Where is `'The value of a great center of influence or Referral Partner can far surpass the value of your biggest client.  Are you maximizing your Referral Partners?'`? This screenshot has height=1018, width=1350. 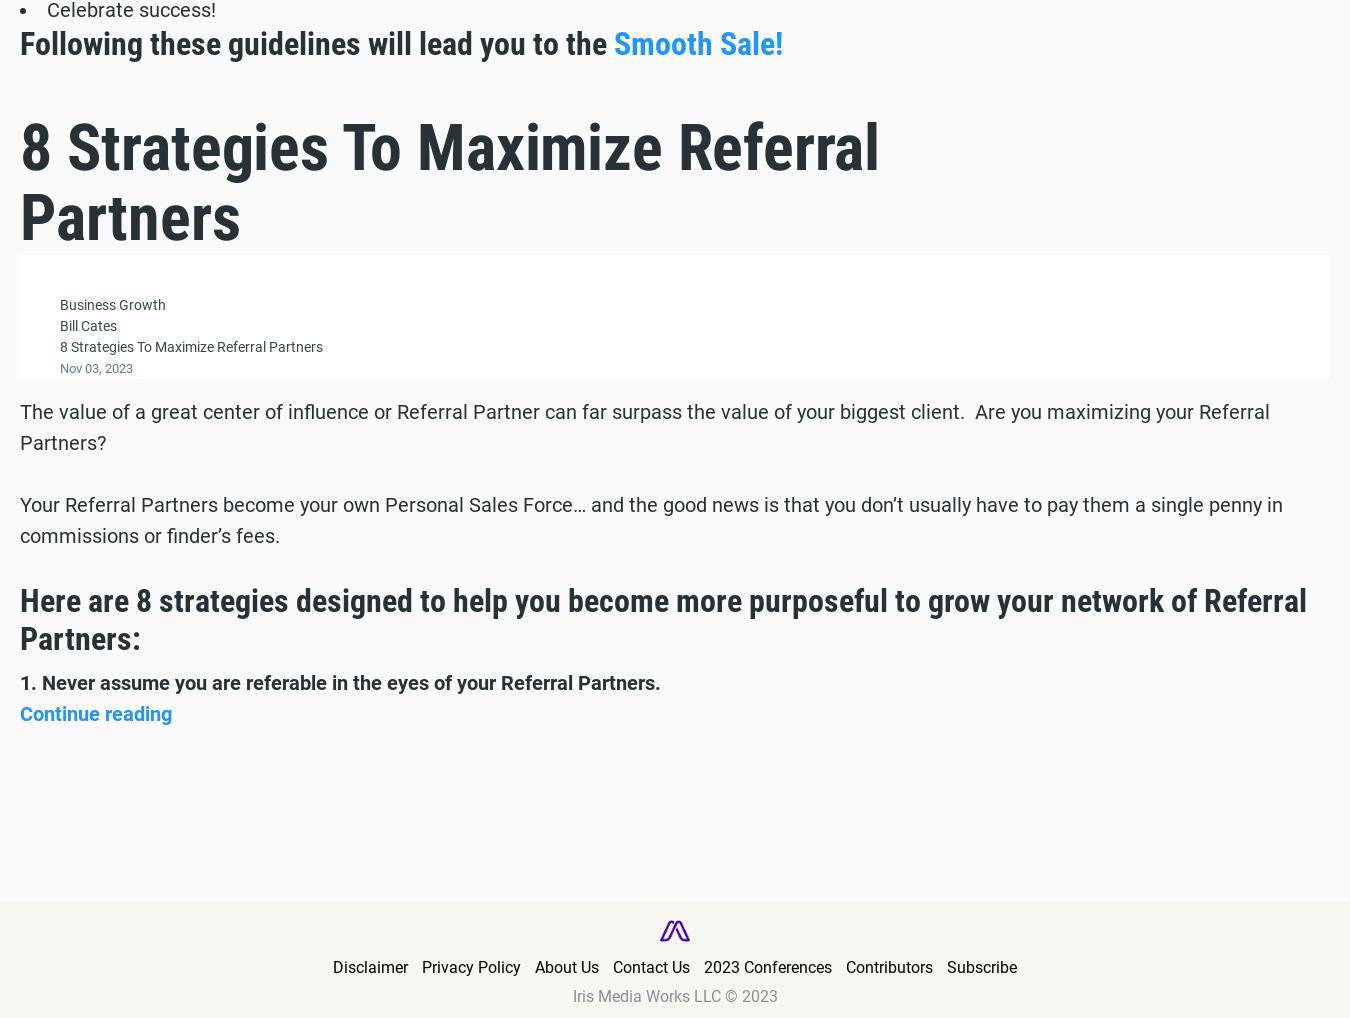
'The value of a great center of influence or Referral Partner can far surpass the value of your biggest client.  Are you maximizing your Referral Partners?' is located at coordinates (645, 425).